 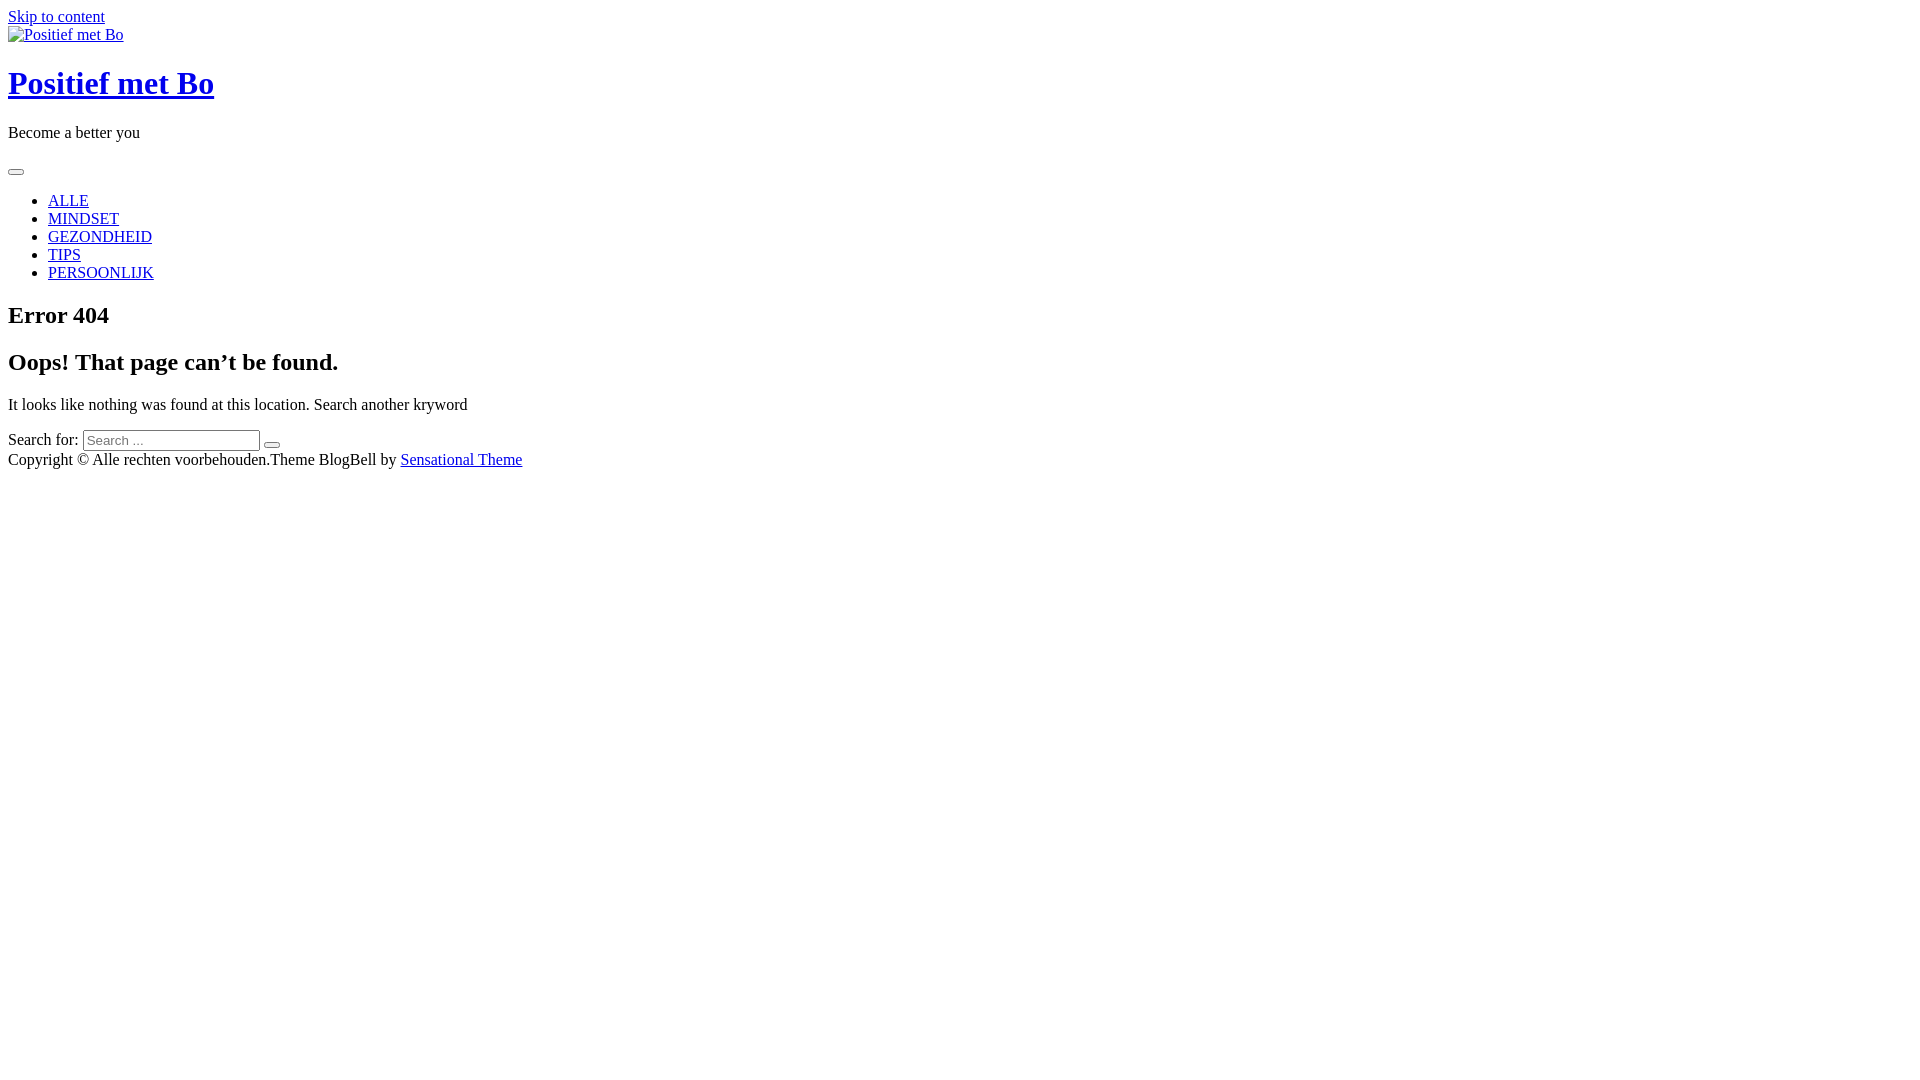 What do you see at coordinates (82, 218) in the screenshot?
I see `'MINDSET'` at bounding box center [82, 218].